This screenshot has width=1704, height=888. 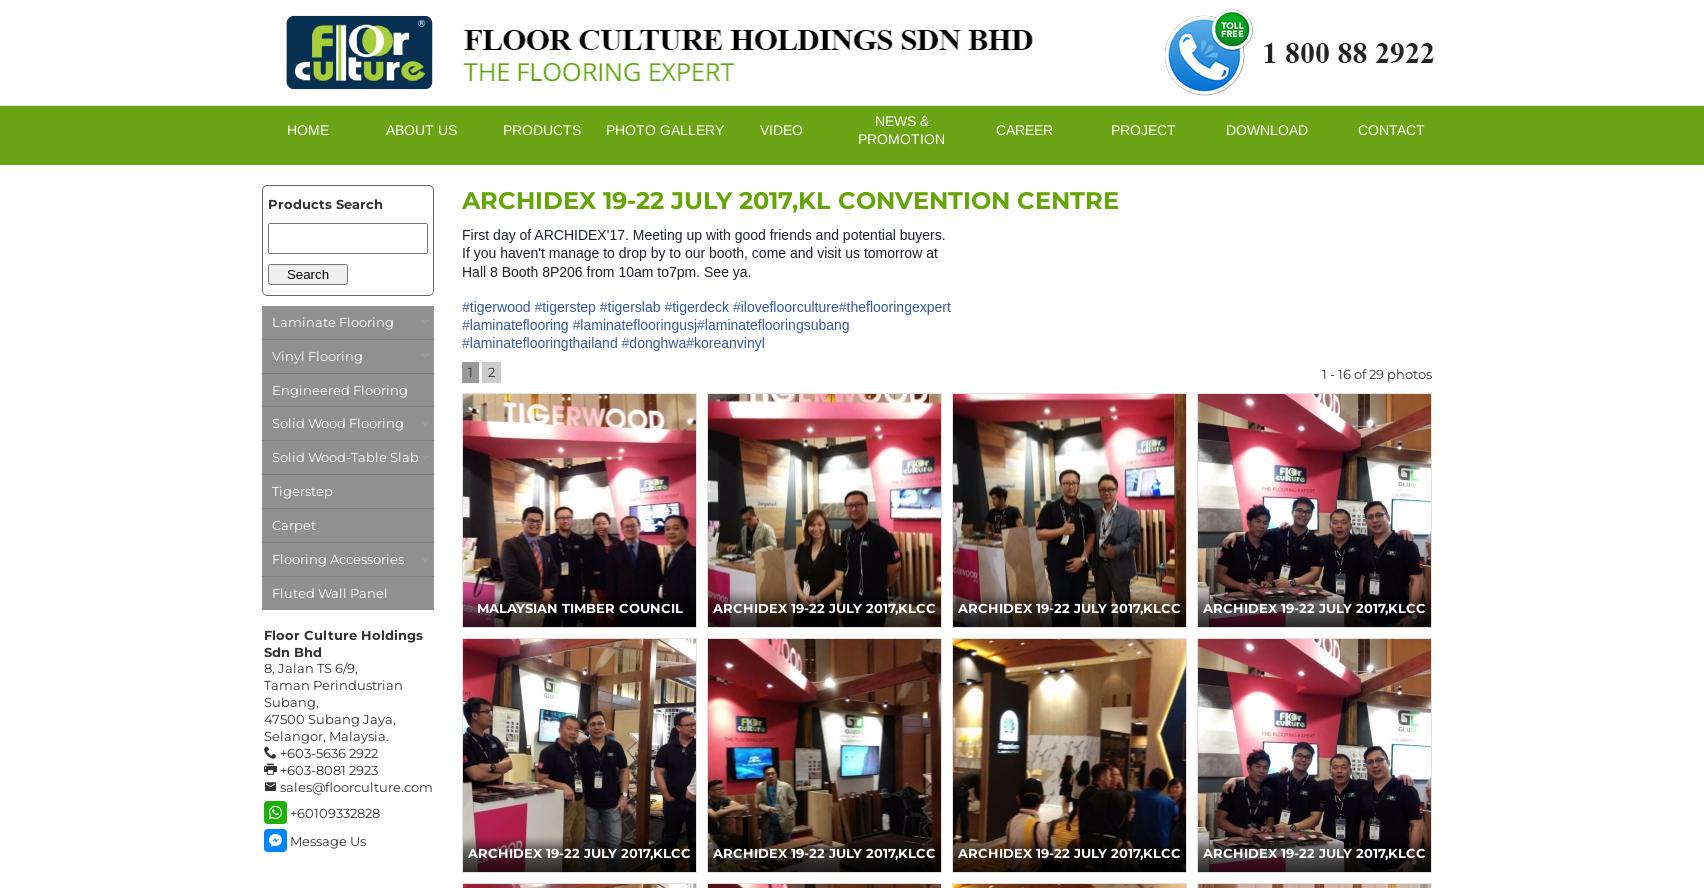 I want to click on 'tigerdeck', so click(x=671, y=305).